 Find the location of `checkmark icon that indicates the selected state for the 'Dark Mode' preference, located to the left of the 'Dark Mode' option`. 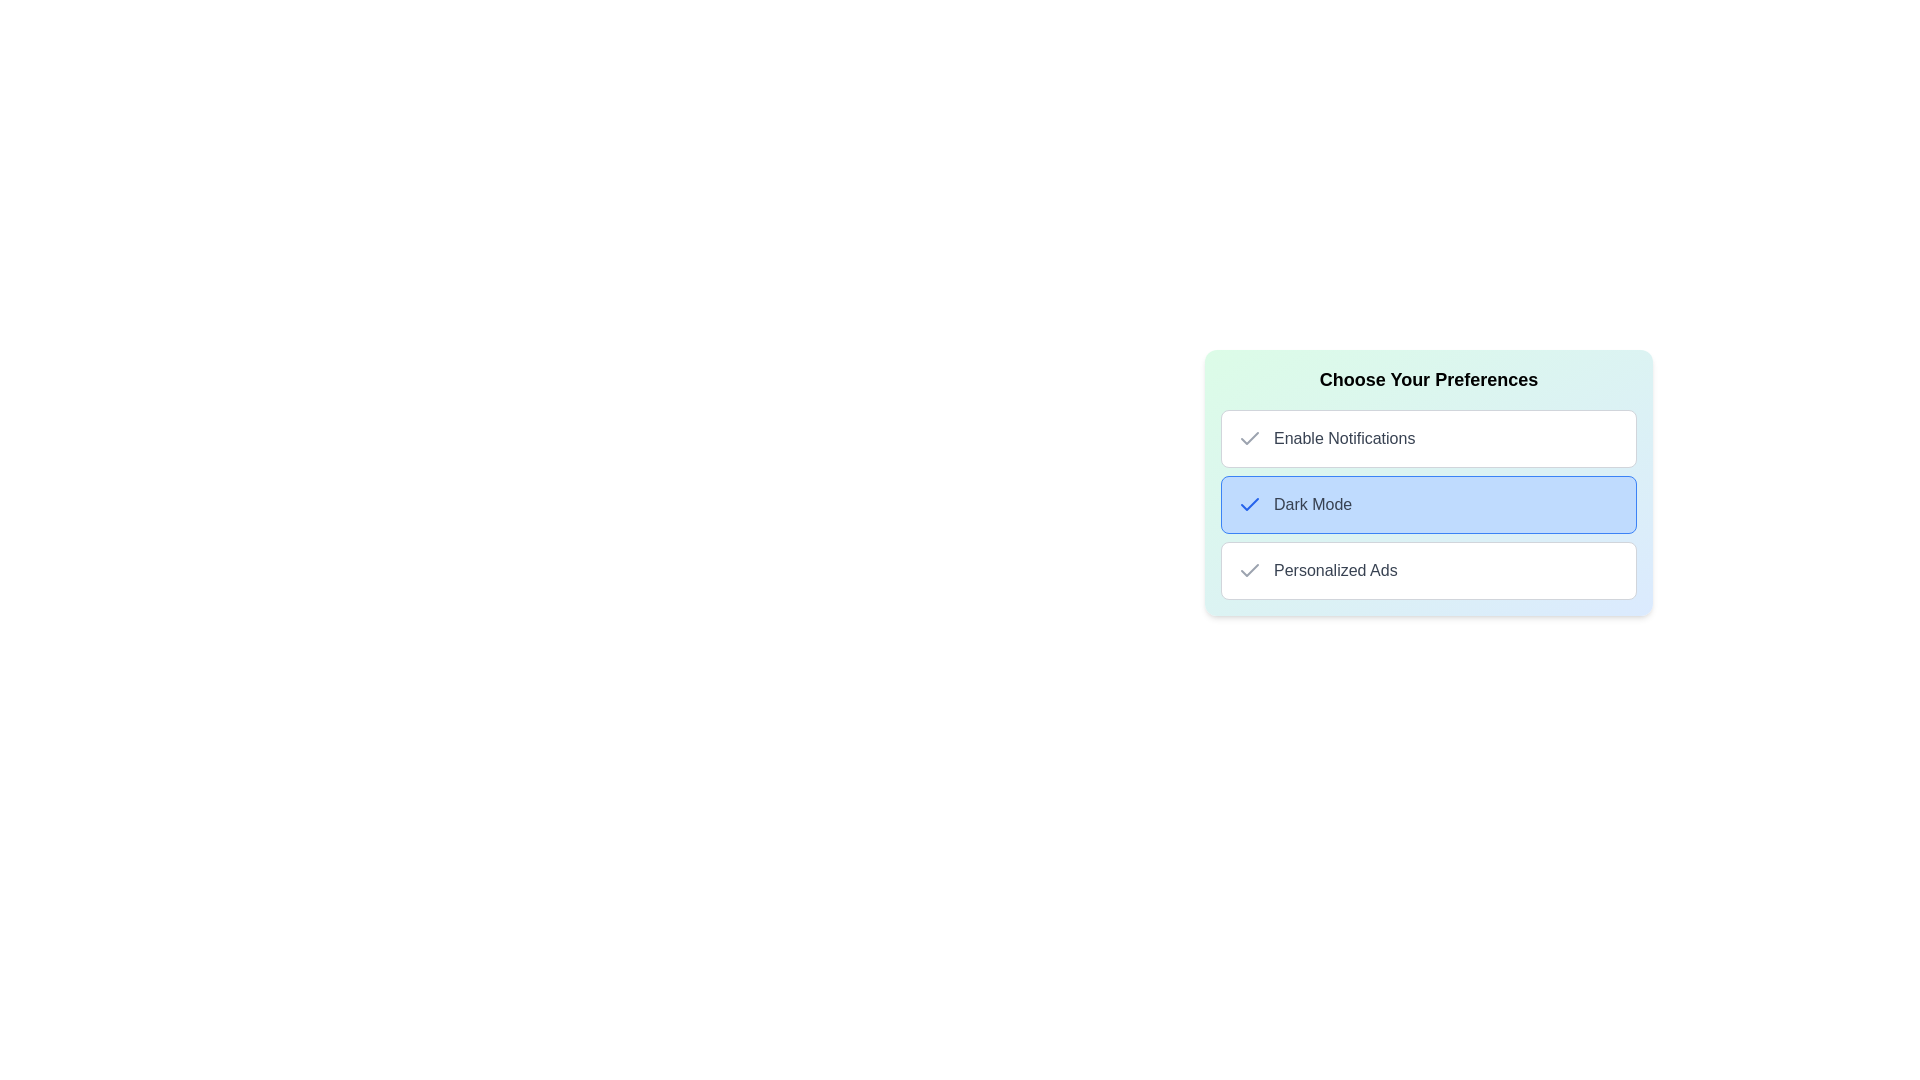

checkmark icon that indicates the selected state for the 'Dark Mode' preference, located to the left of the 'Dark Mode' option is located at coordinates (1248, 504).